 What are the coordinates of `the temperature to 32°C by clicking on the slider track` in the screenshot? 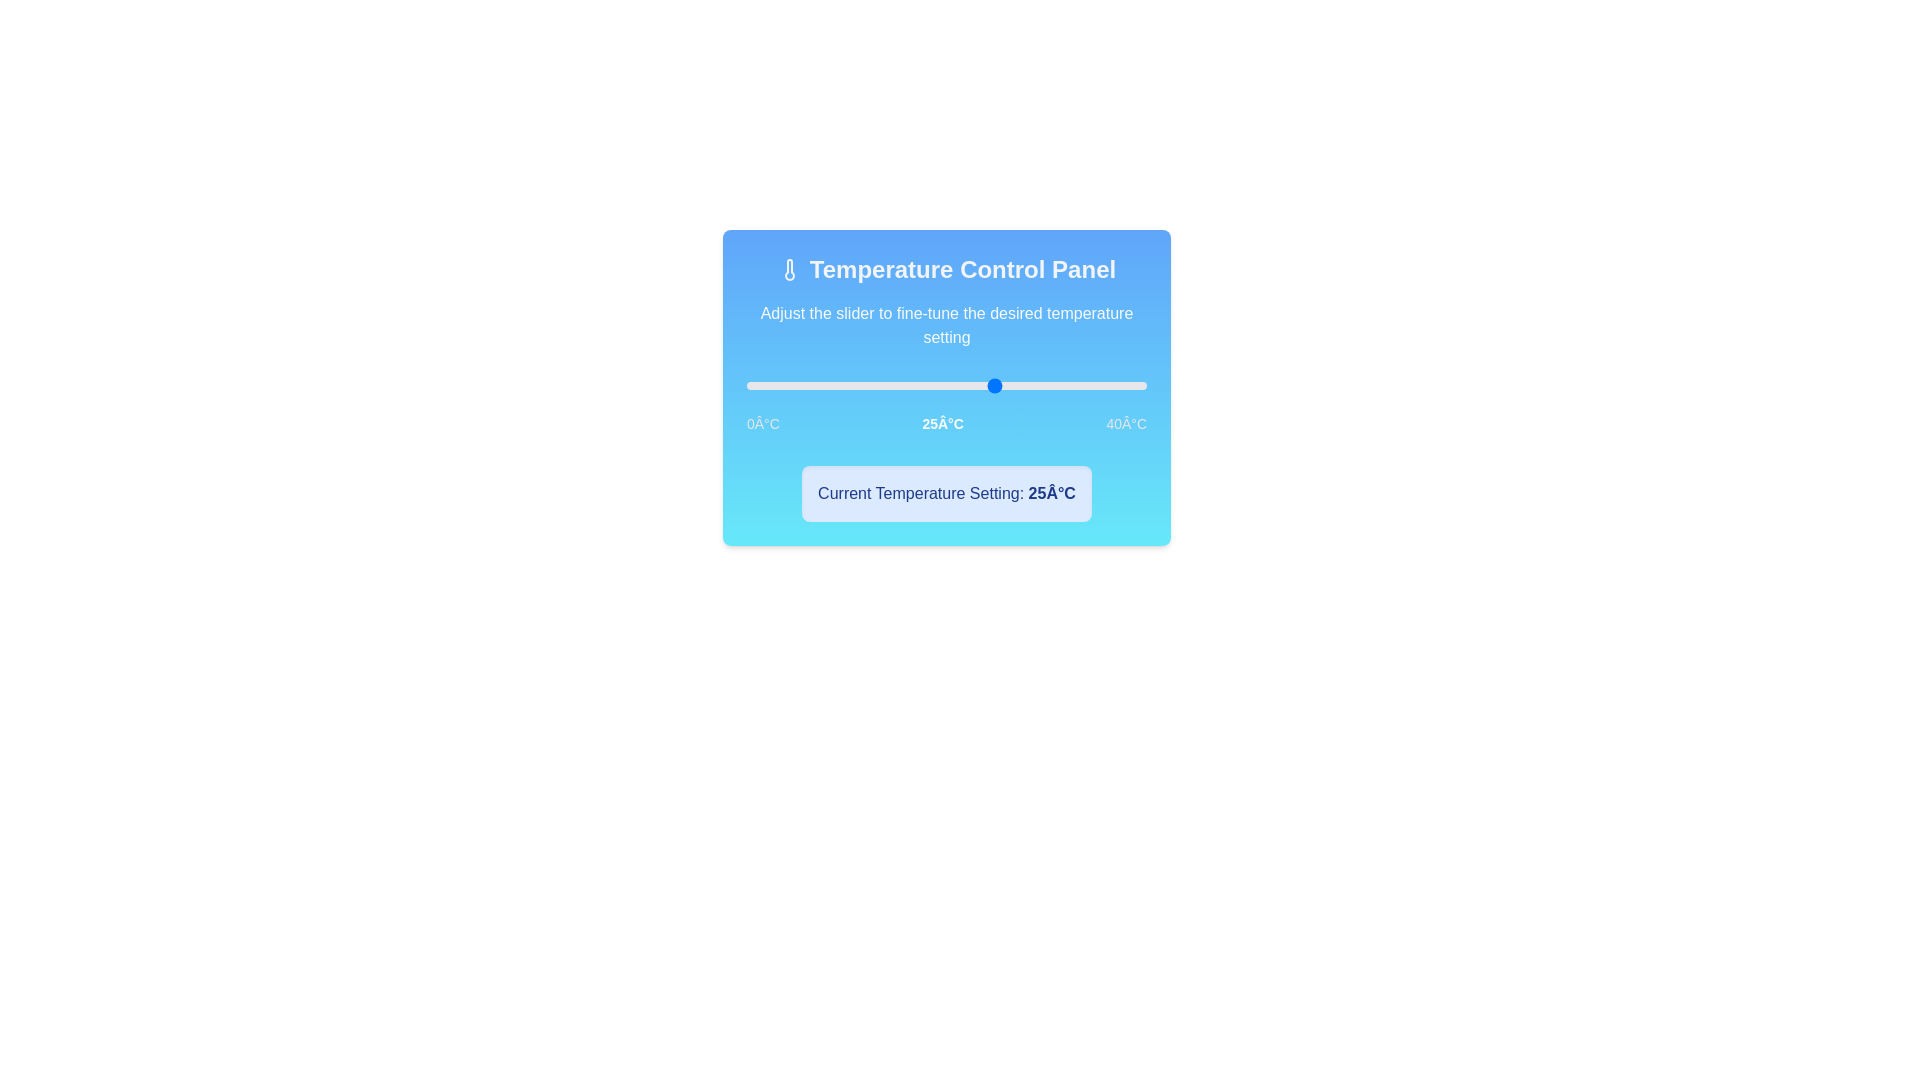 It's located at (1065, 385).